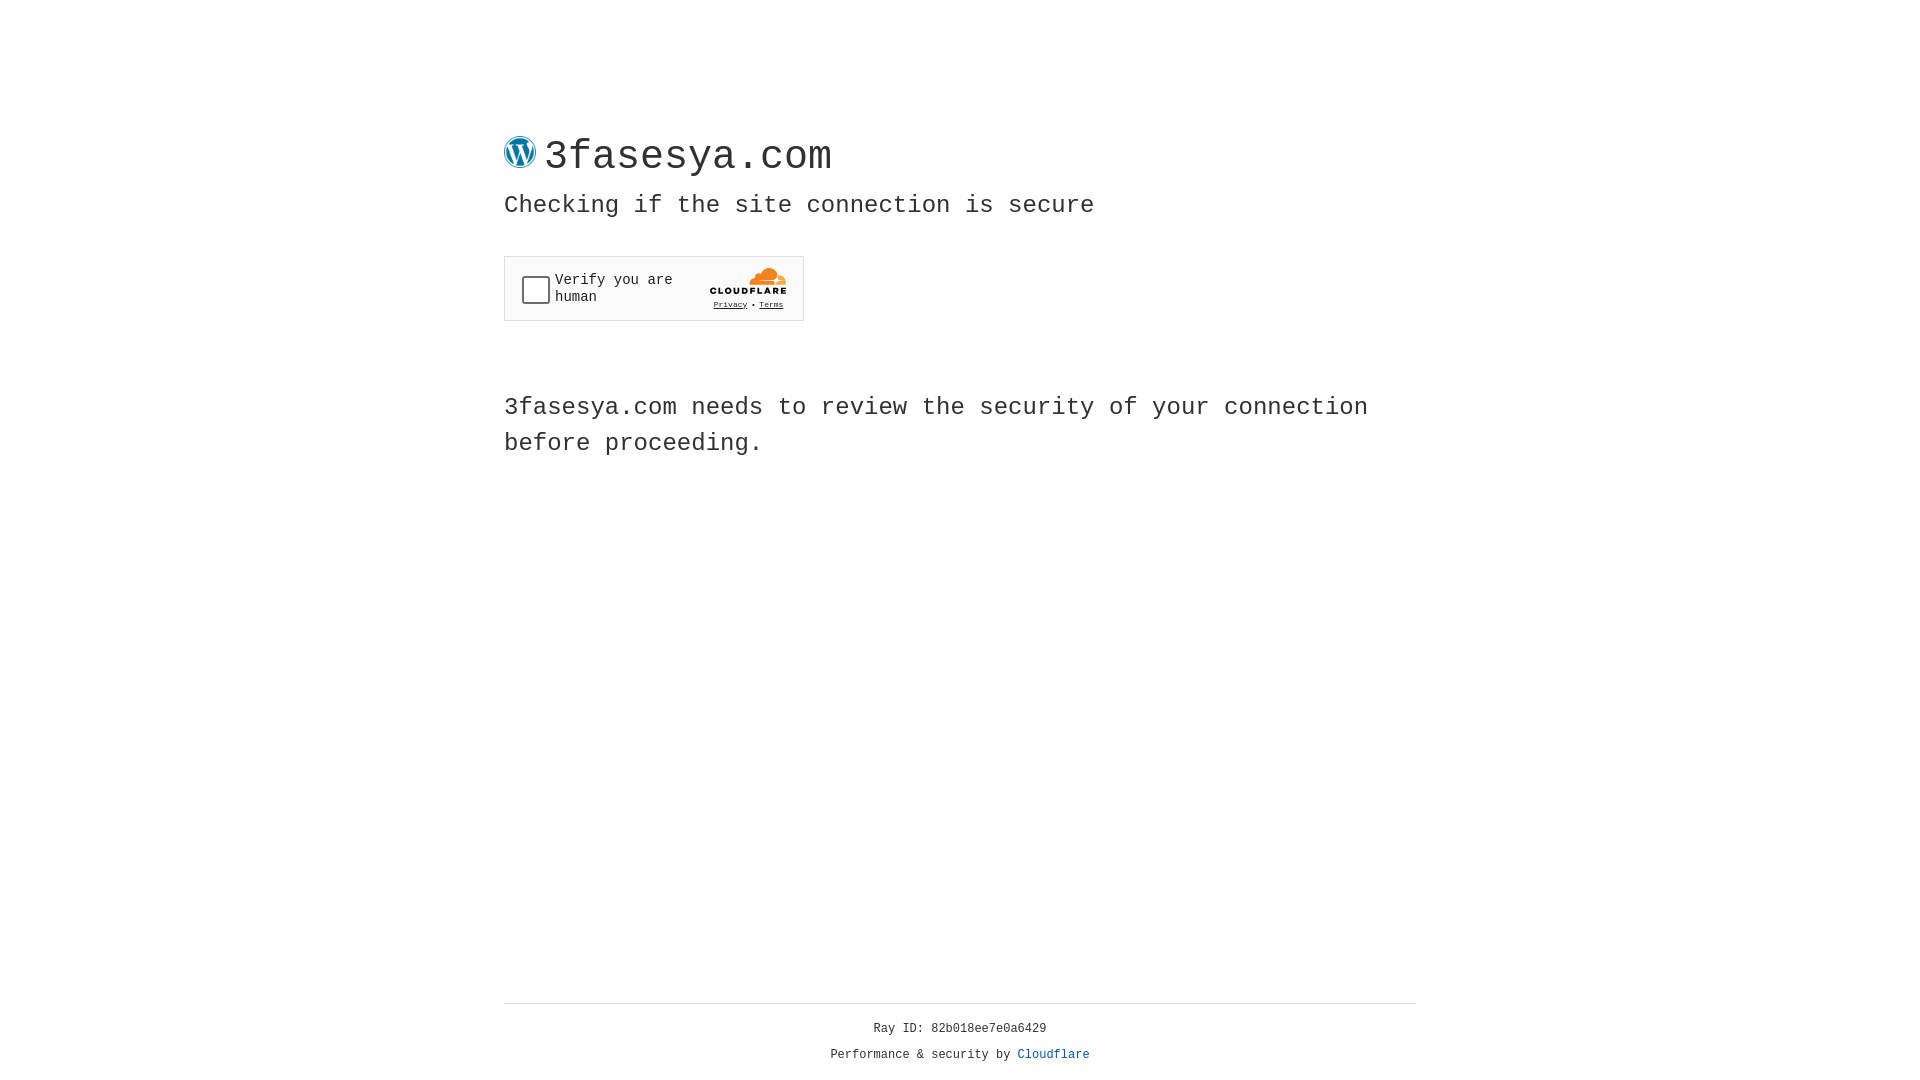 This screenshot has width=1920, height=1080. What do you see at coordinates (653, 288) in the screenshot?
I see `'Widget containing a Cloudflare security challenge'` at bounding box center [653, 288].